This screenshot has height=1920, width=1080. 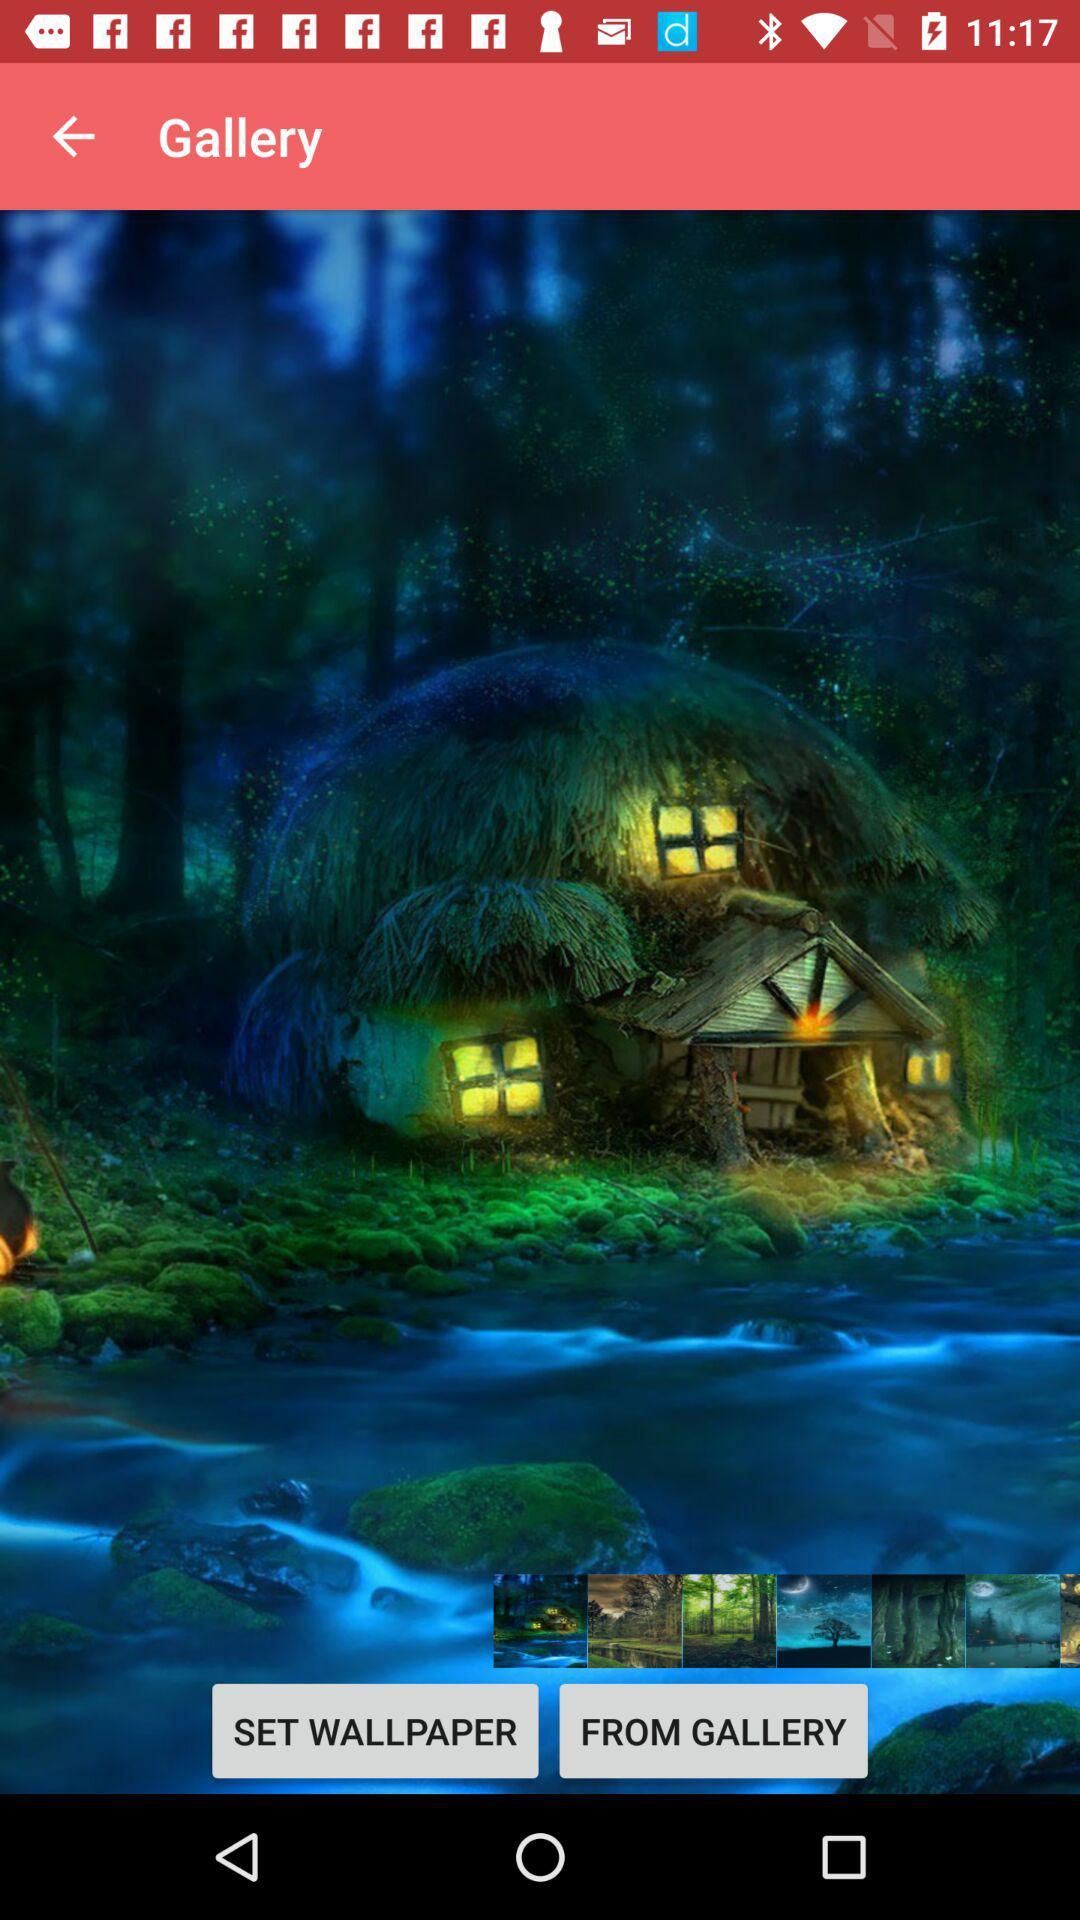 What do you see at coordinates (712, 1730) in the screenshot?
I see `the from gallery item` at bounding box center [712, 1730].